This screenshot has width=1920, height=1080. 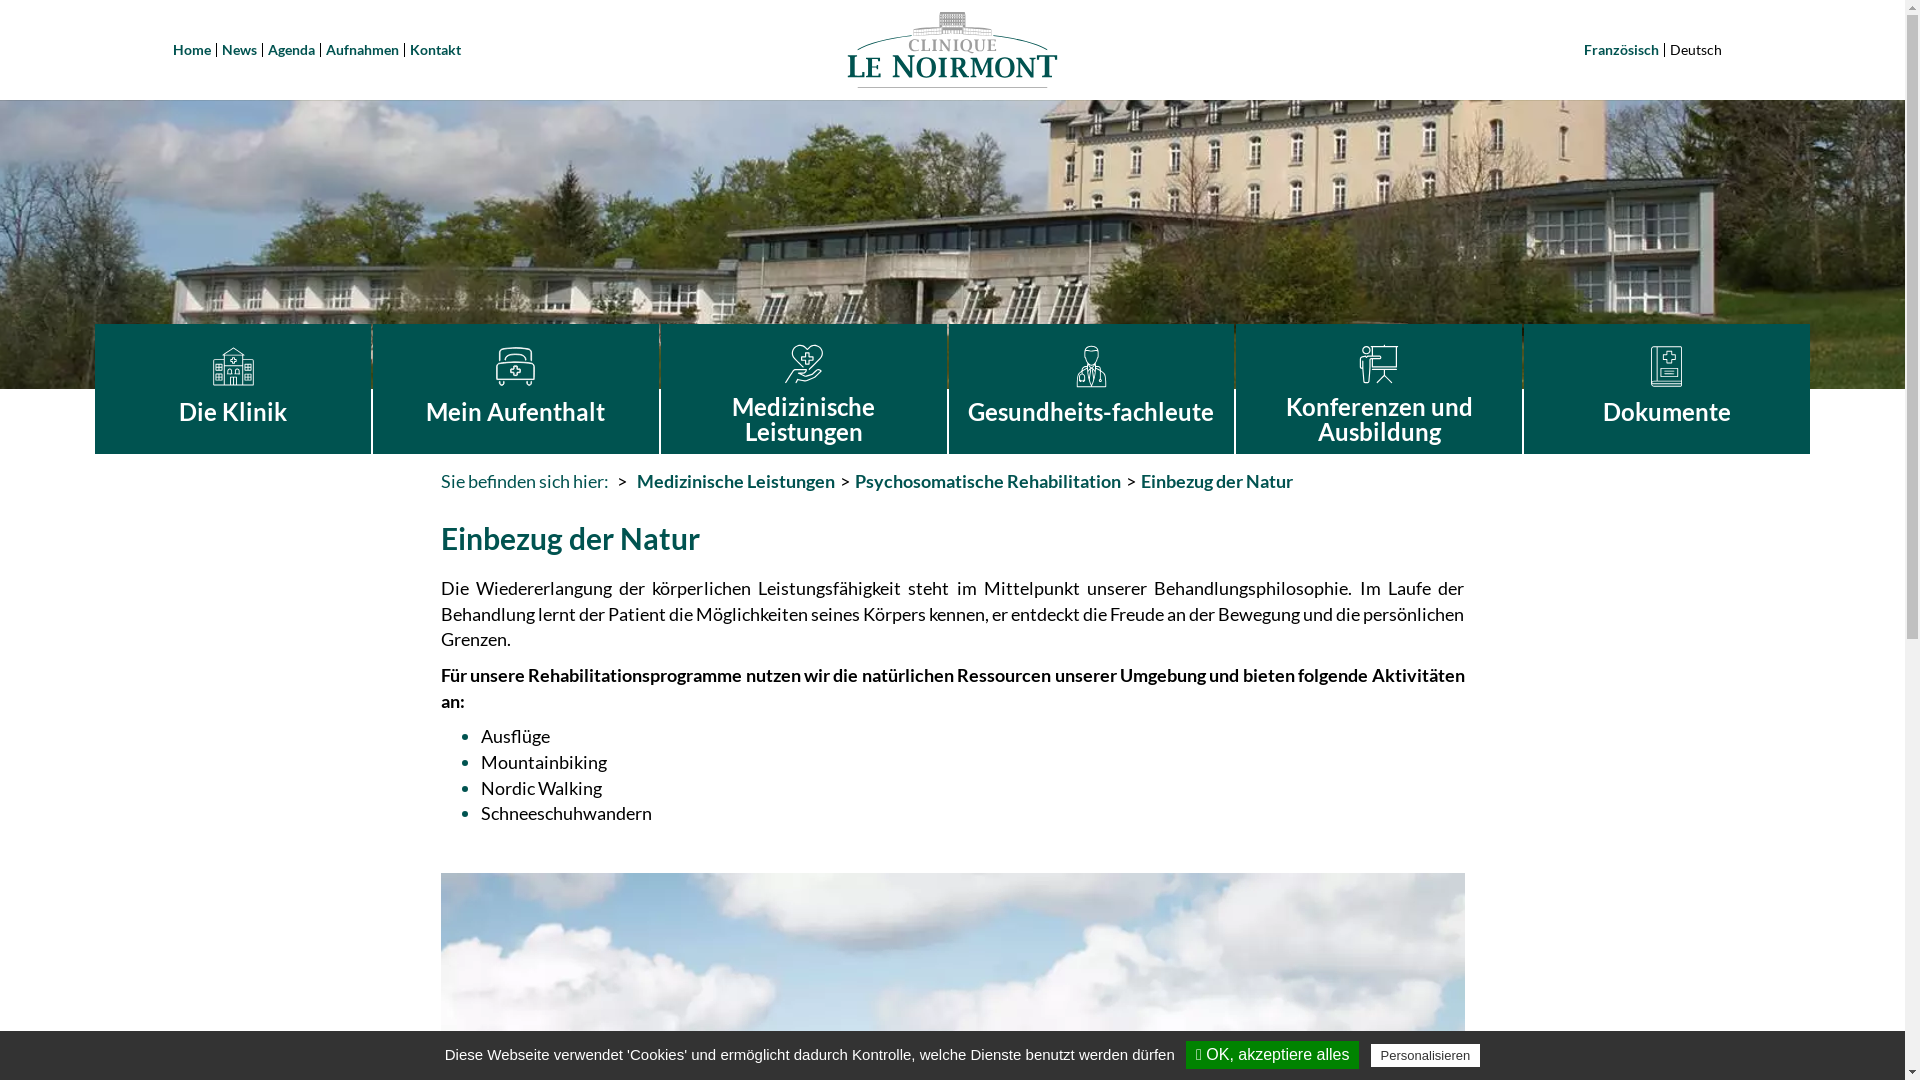 What do you see at coordinates (1377, 389) in the screenshot?
I see `'Konferenzen und Ausbildung'` at bounding box center [1377, 389].